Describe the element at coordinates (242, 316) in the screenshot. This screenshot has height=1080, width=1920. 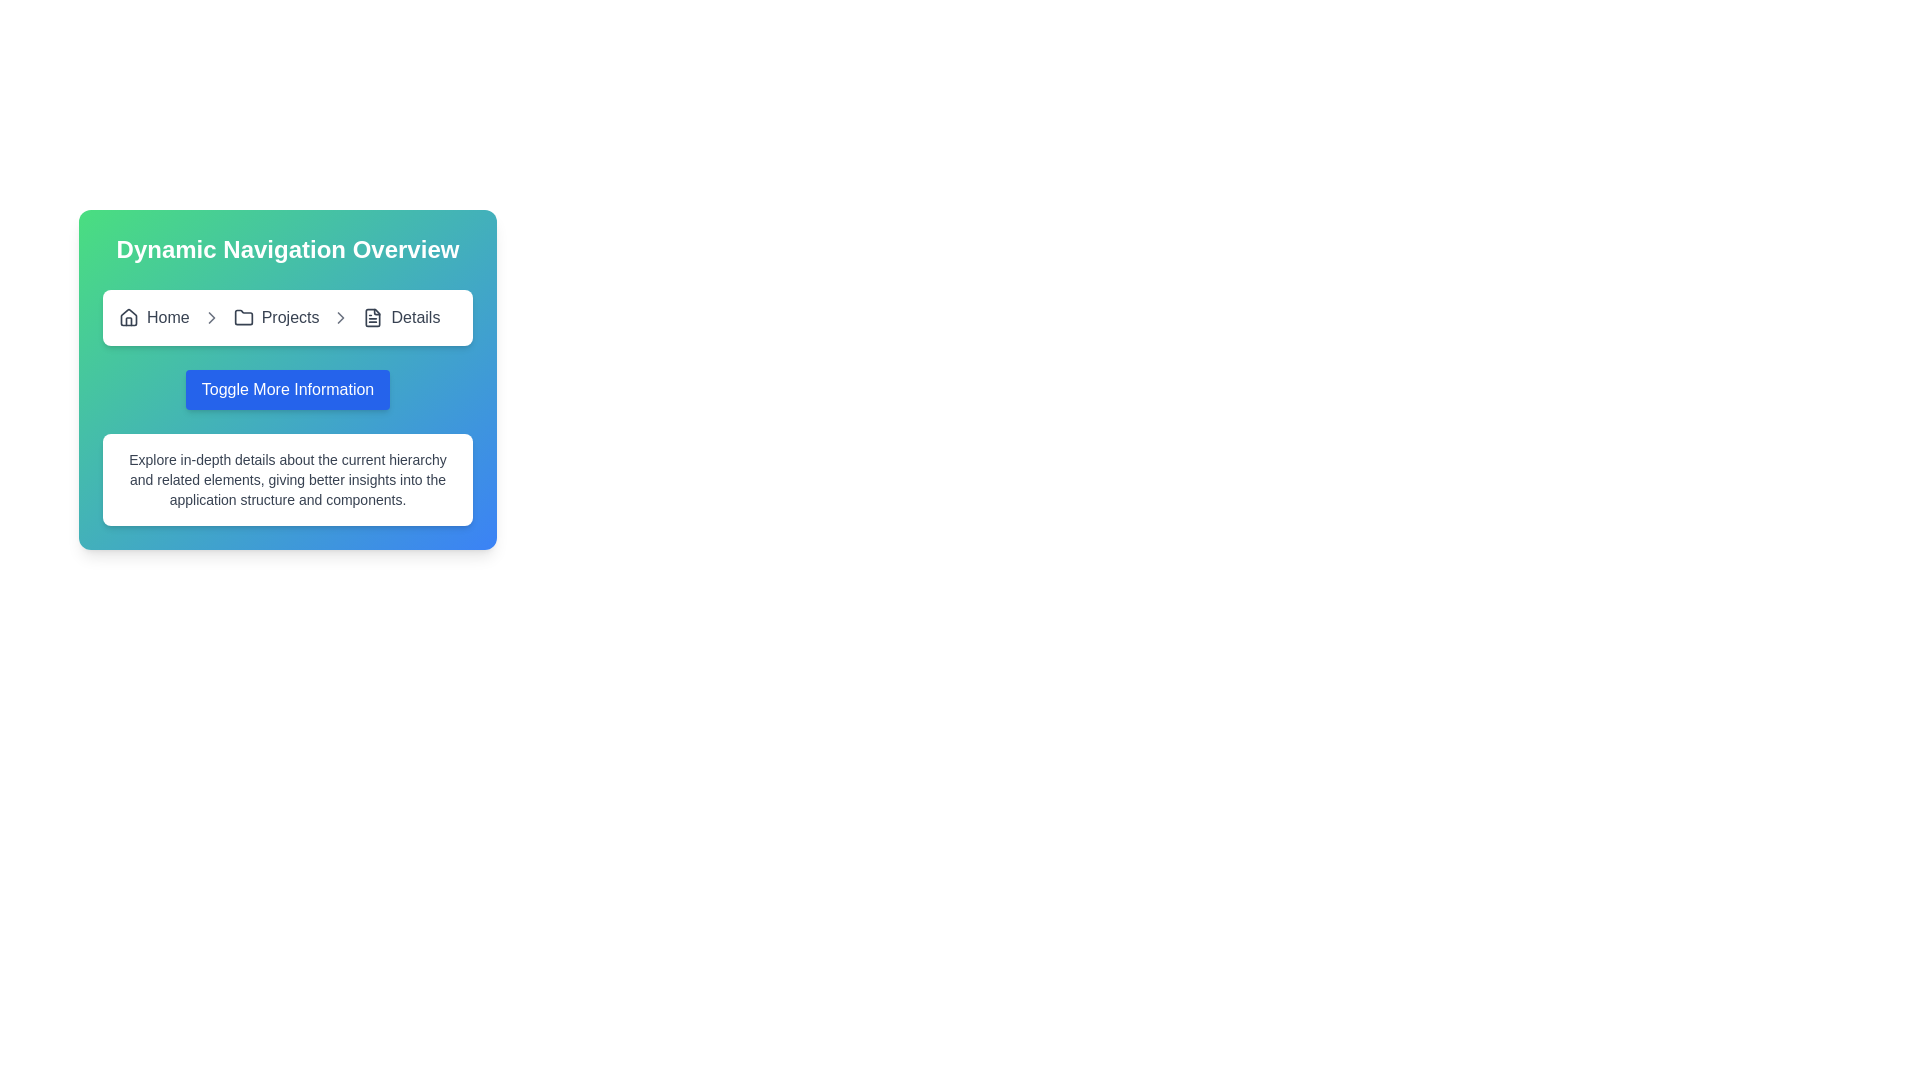
I see `the SVG-based icon element representing a folder in the 'Projects' breadcrumb navigation segment, located to the left of the 'Projects' text` at that location.